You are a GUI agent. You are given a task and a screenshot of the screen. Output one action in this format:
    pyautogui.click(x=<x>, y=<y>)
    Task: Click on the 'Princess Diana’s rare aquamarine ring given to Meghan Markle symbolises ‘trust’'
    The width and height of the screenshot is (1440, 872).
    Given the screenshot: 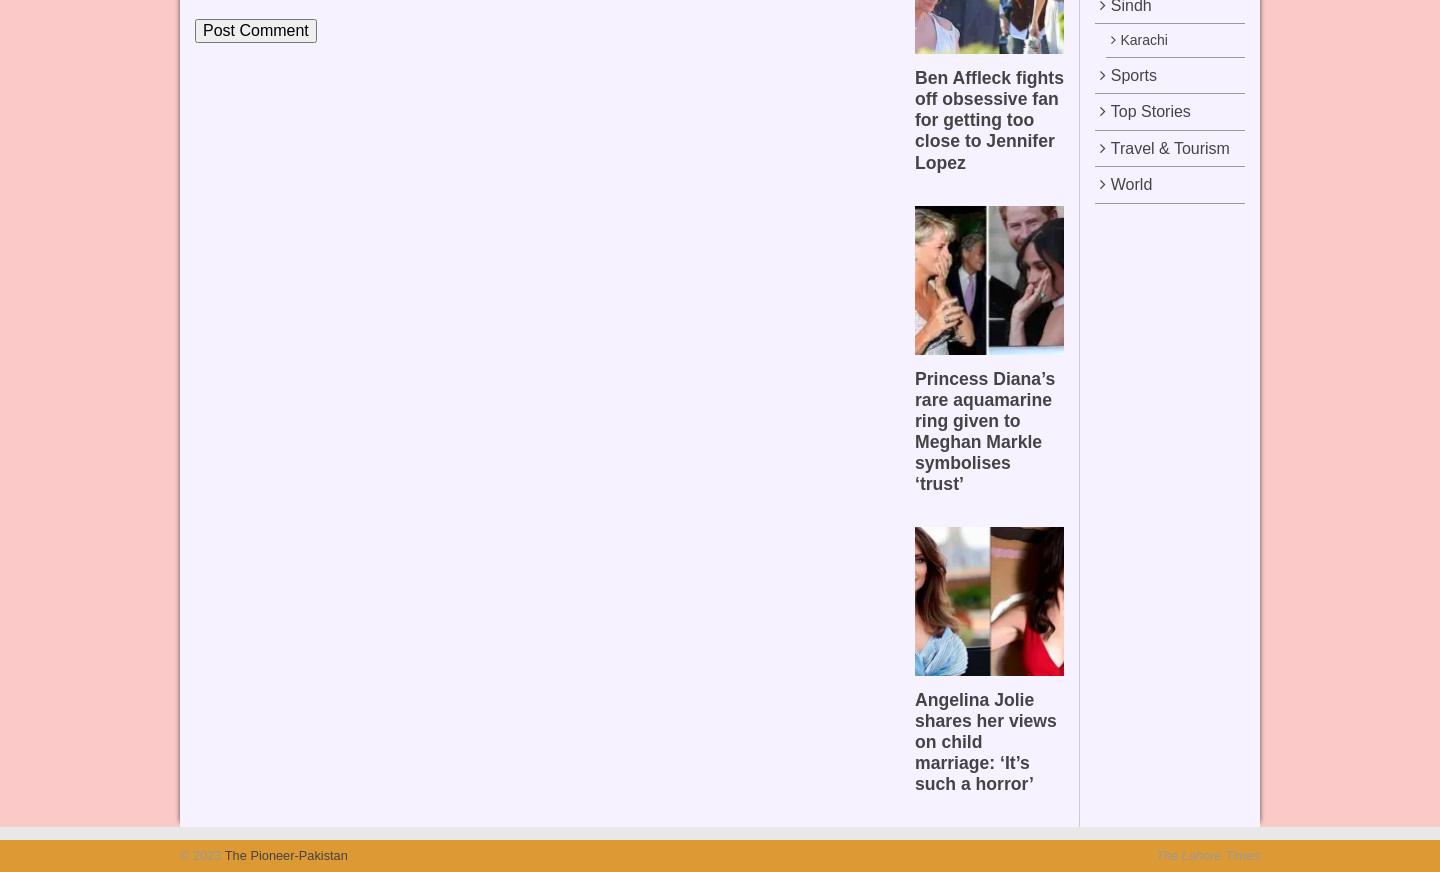 What is the action you would take?
    pyautogui.click(x=914, y=431)
    